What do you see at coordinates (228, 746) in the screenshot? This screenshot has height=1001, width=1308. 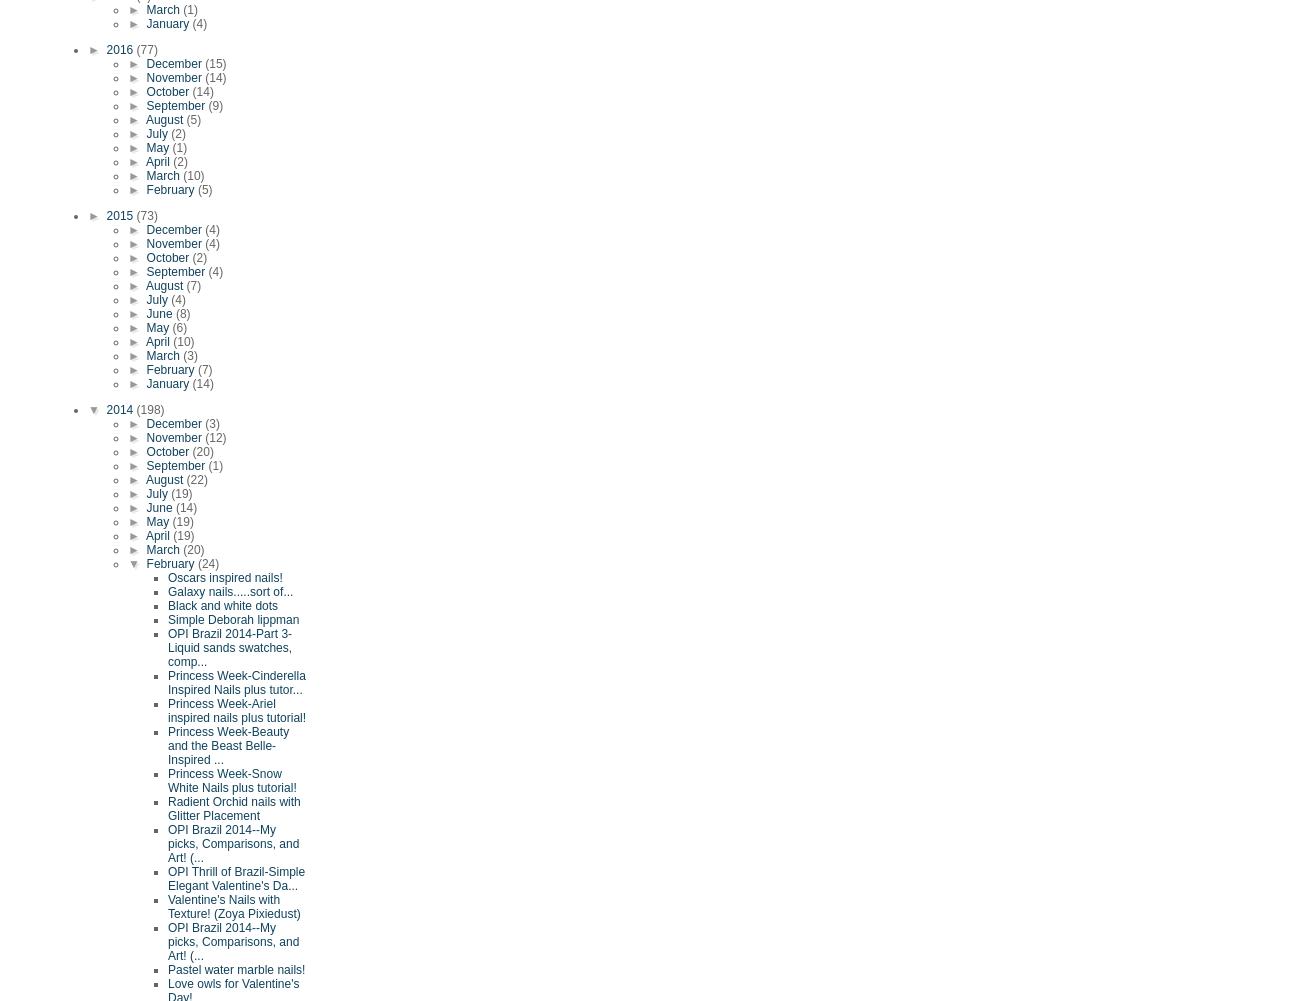 I see `'Princess Week-Beauty and the Beast Belle-Inspired ...'` at bounding box center [228, 746].